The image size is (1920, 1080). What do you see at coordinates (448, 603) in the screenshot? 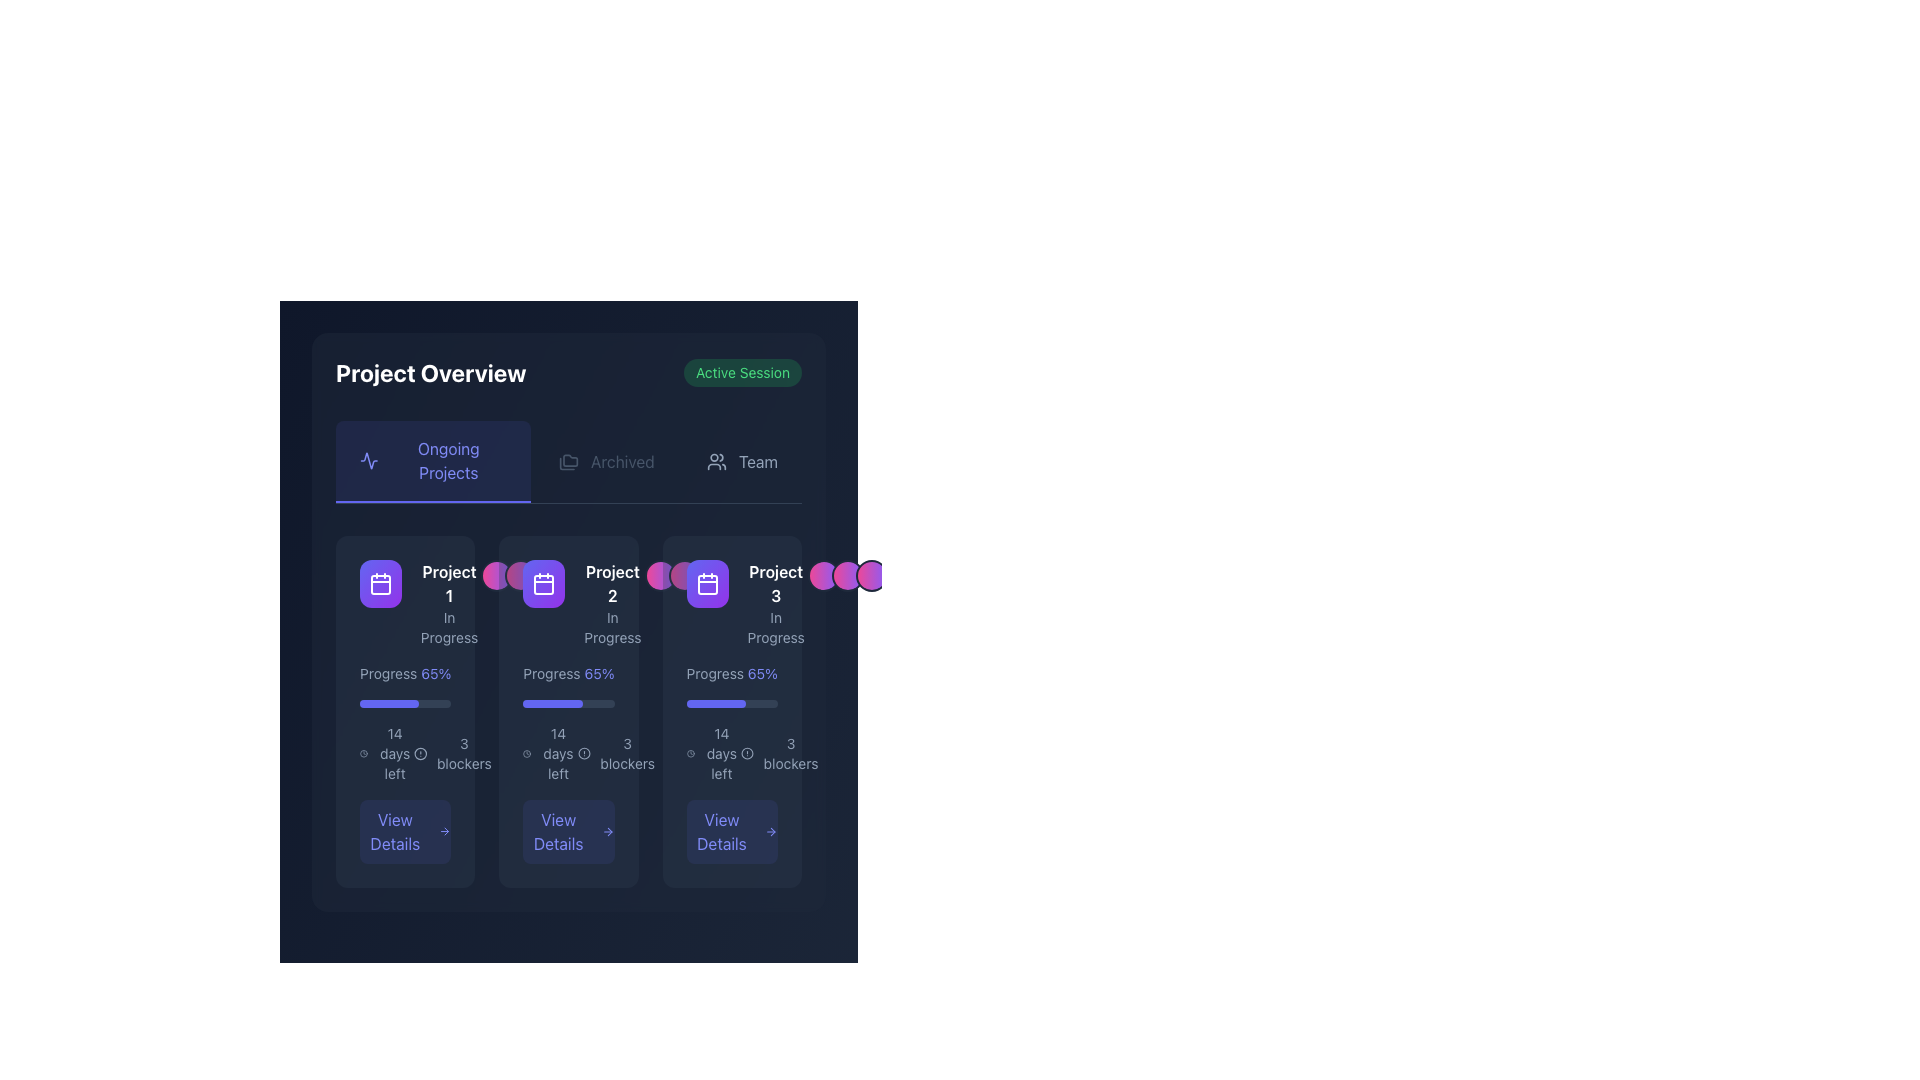
I see `the text label that displays 'Project 1' in bold white text and 'In Progress' in lighter gray text, located in the first column of the project cards section` at bounding box center [448, 603].